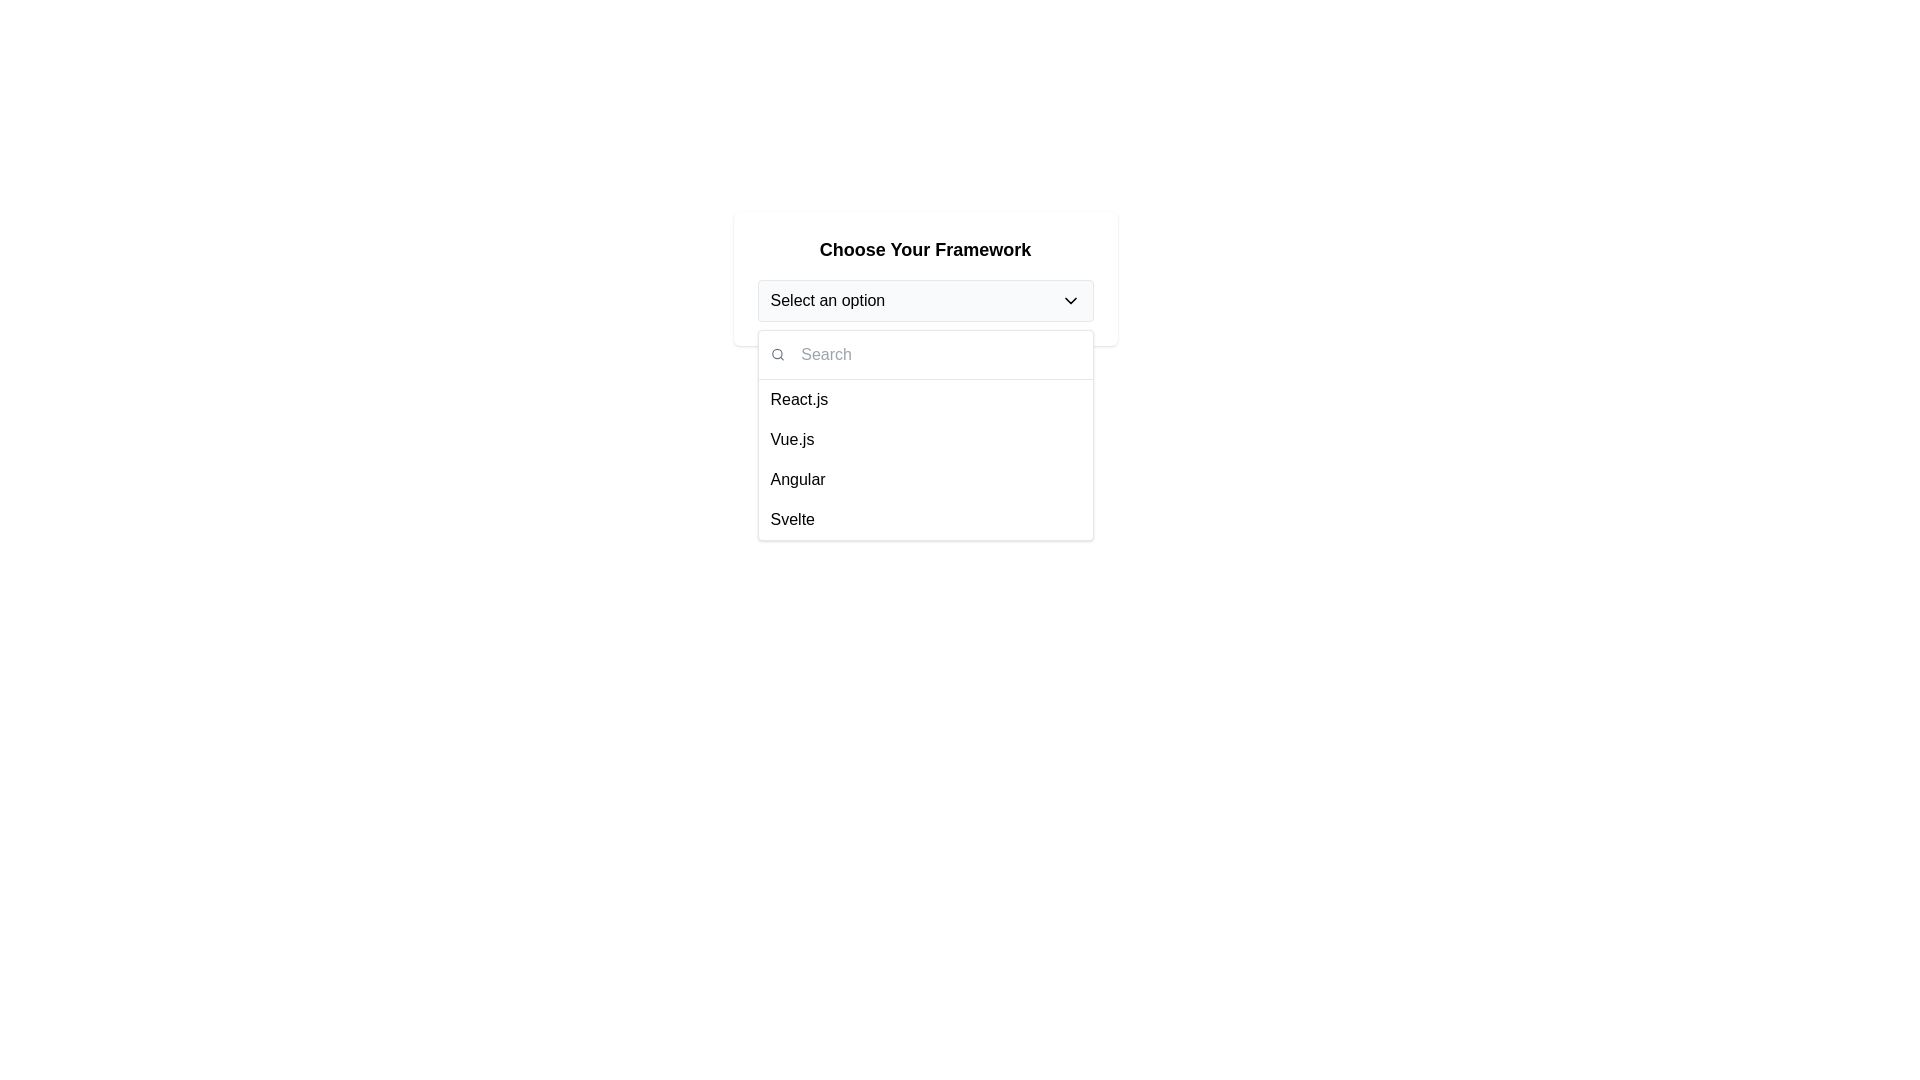 This screenshot has width=1920, height=1080. Describe the element at coordinates (924, 434) in the screenshot. I see `the highlighted option 'Vue.js' in the dropdown menu located centrally below the 'Select an option' selection box` at that location.